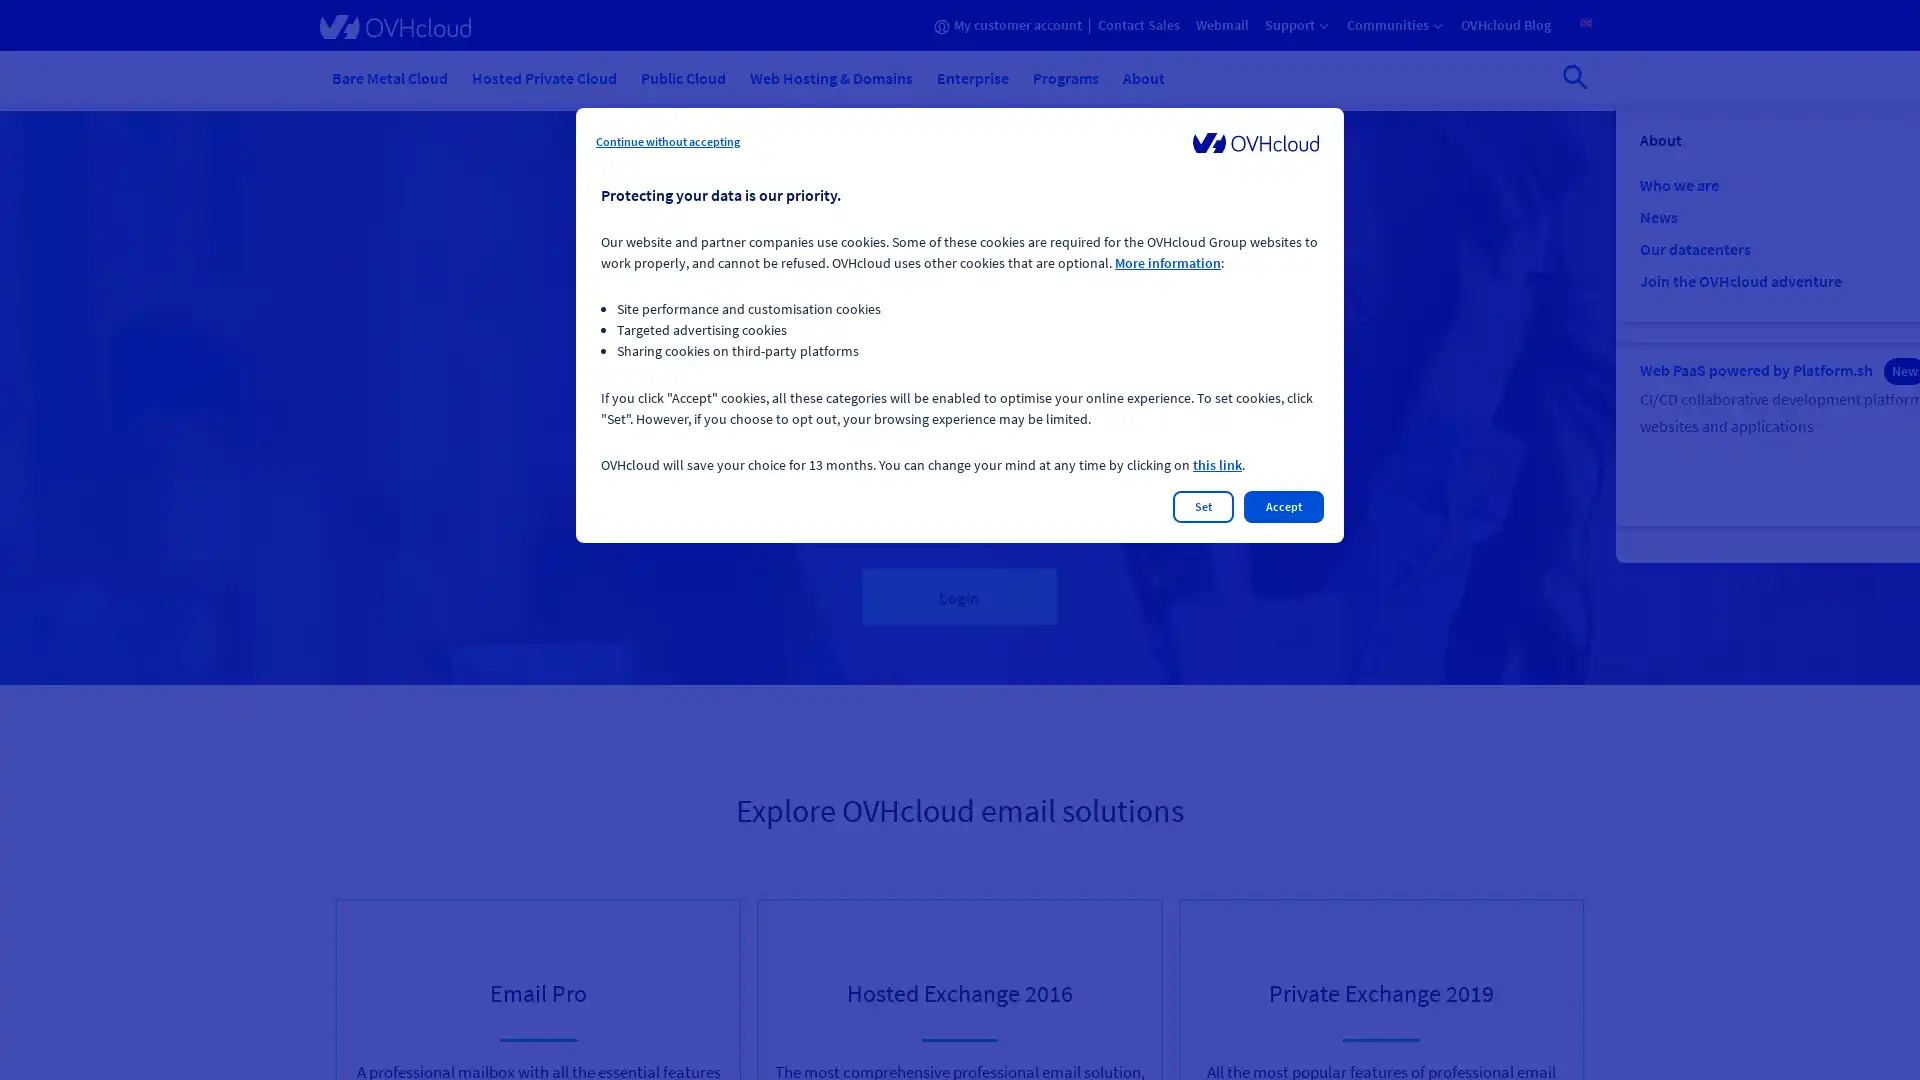 The width and height of the screenshot is (1920, 1080). I want to click on Accept, so click(1283, 505).